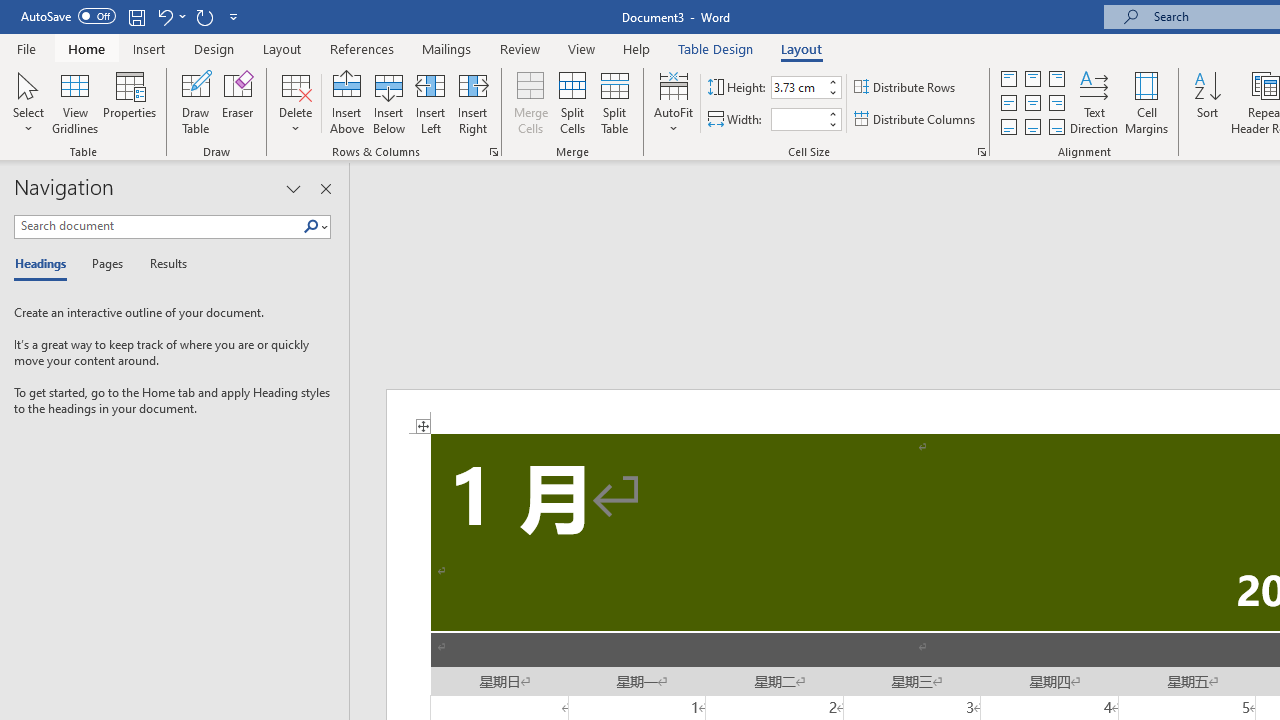 The height and width of the screenshot is (720, 1280). What do you see at coordinates (673, 103) in the screenshot?
I see `'AutoFit'` at bounding box center [673, 103].